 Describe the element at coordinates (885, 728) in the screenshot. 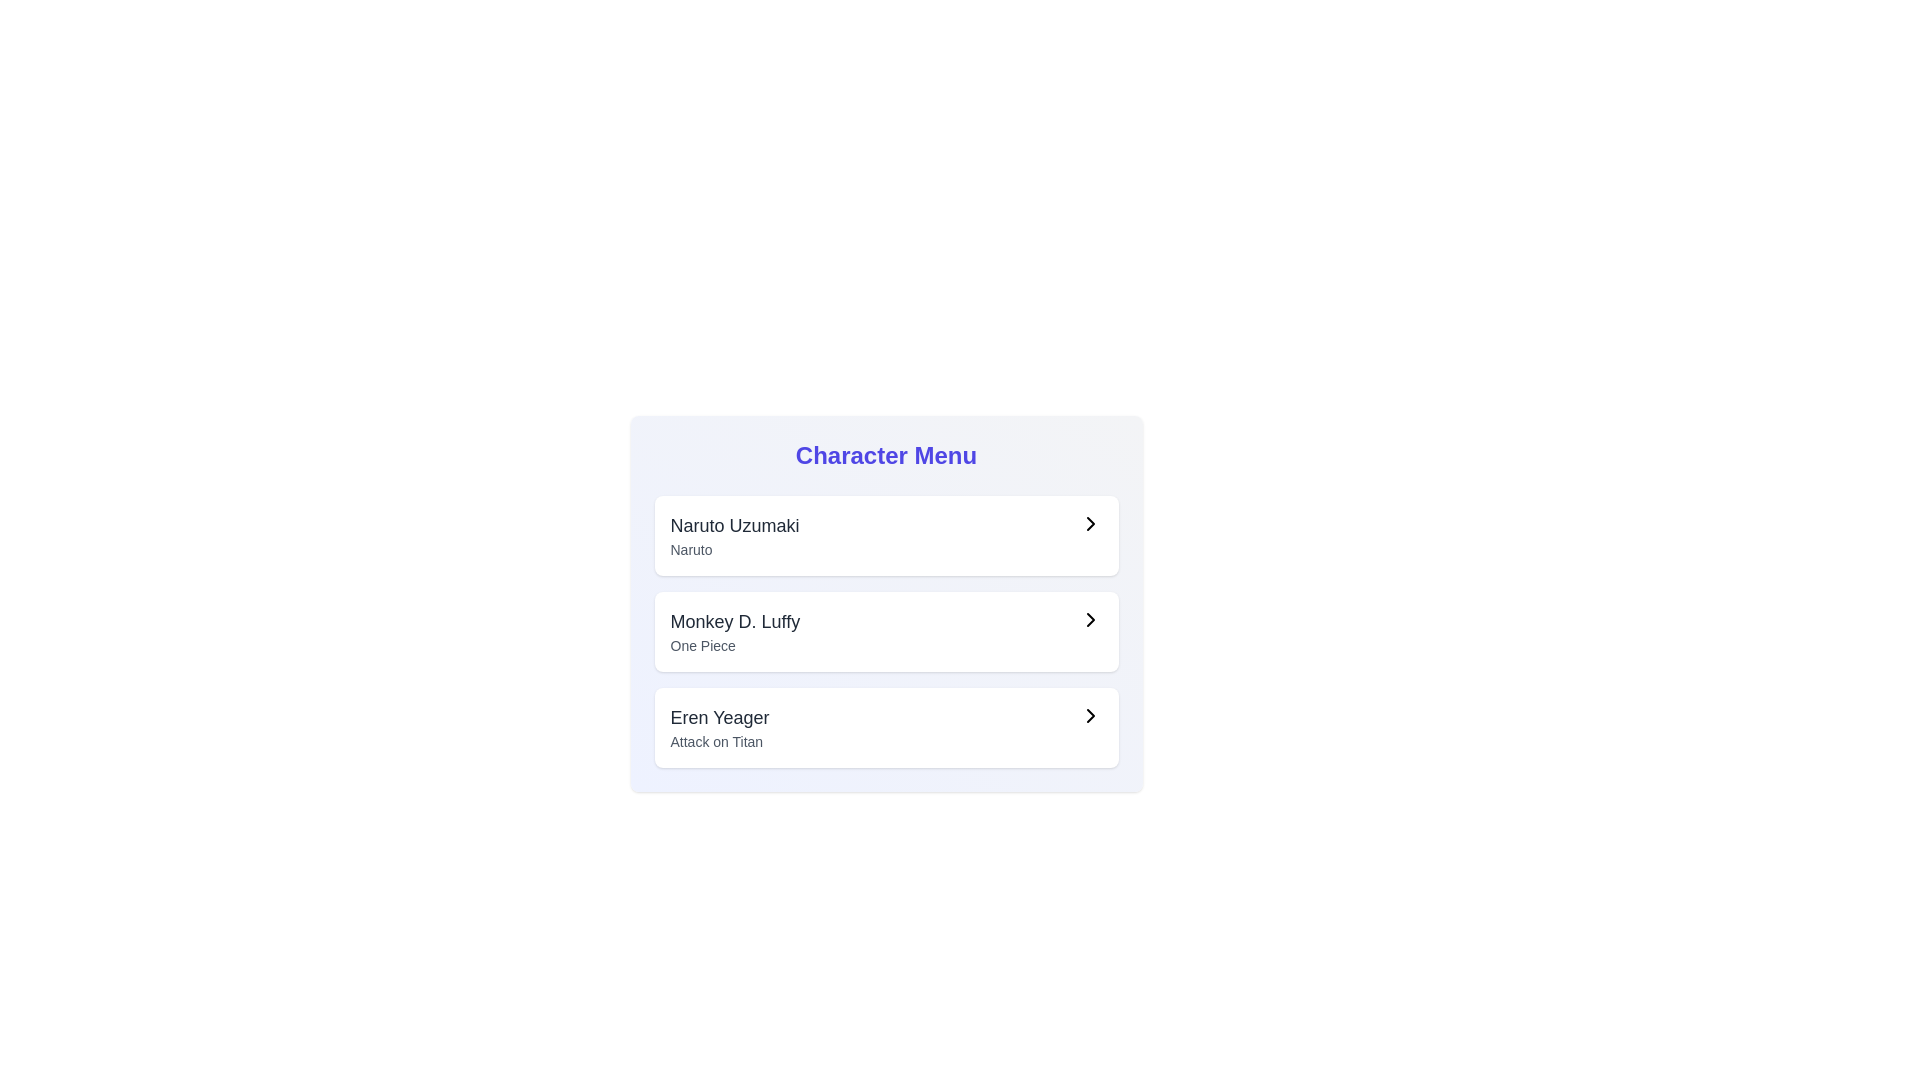

I see `the selectable list item displaying 'Eren Yeager' with the subtitle 'Attack on Titan'` at that location.